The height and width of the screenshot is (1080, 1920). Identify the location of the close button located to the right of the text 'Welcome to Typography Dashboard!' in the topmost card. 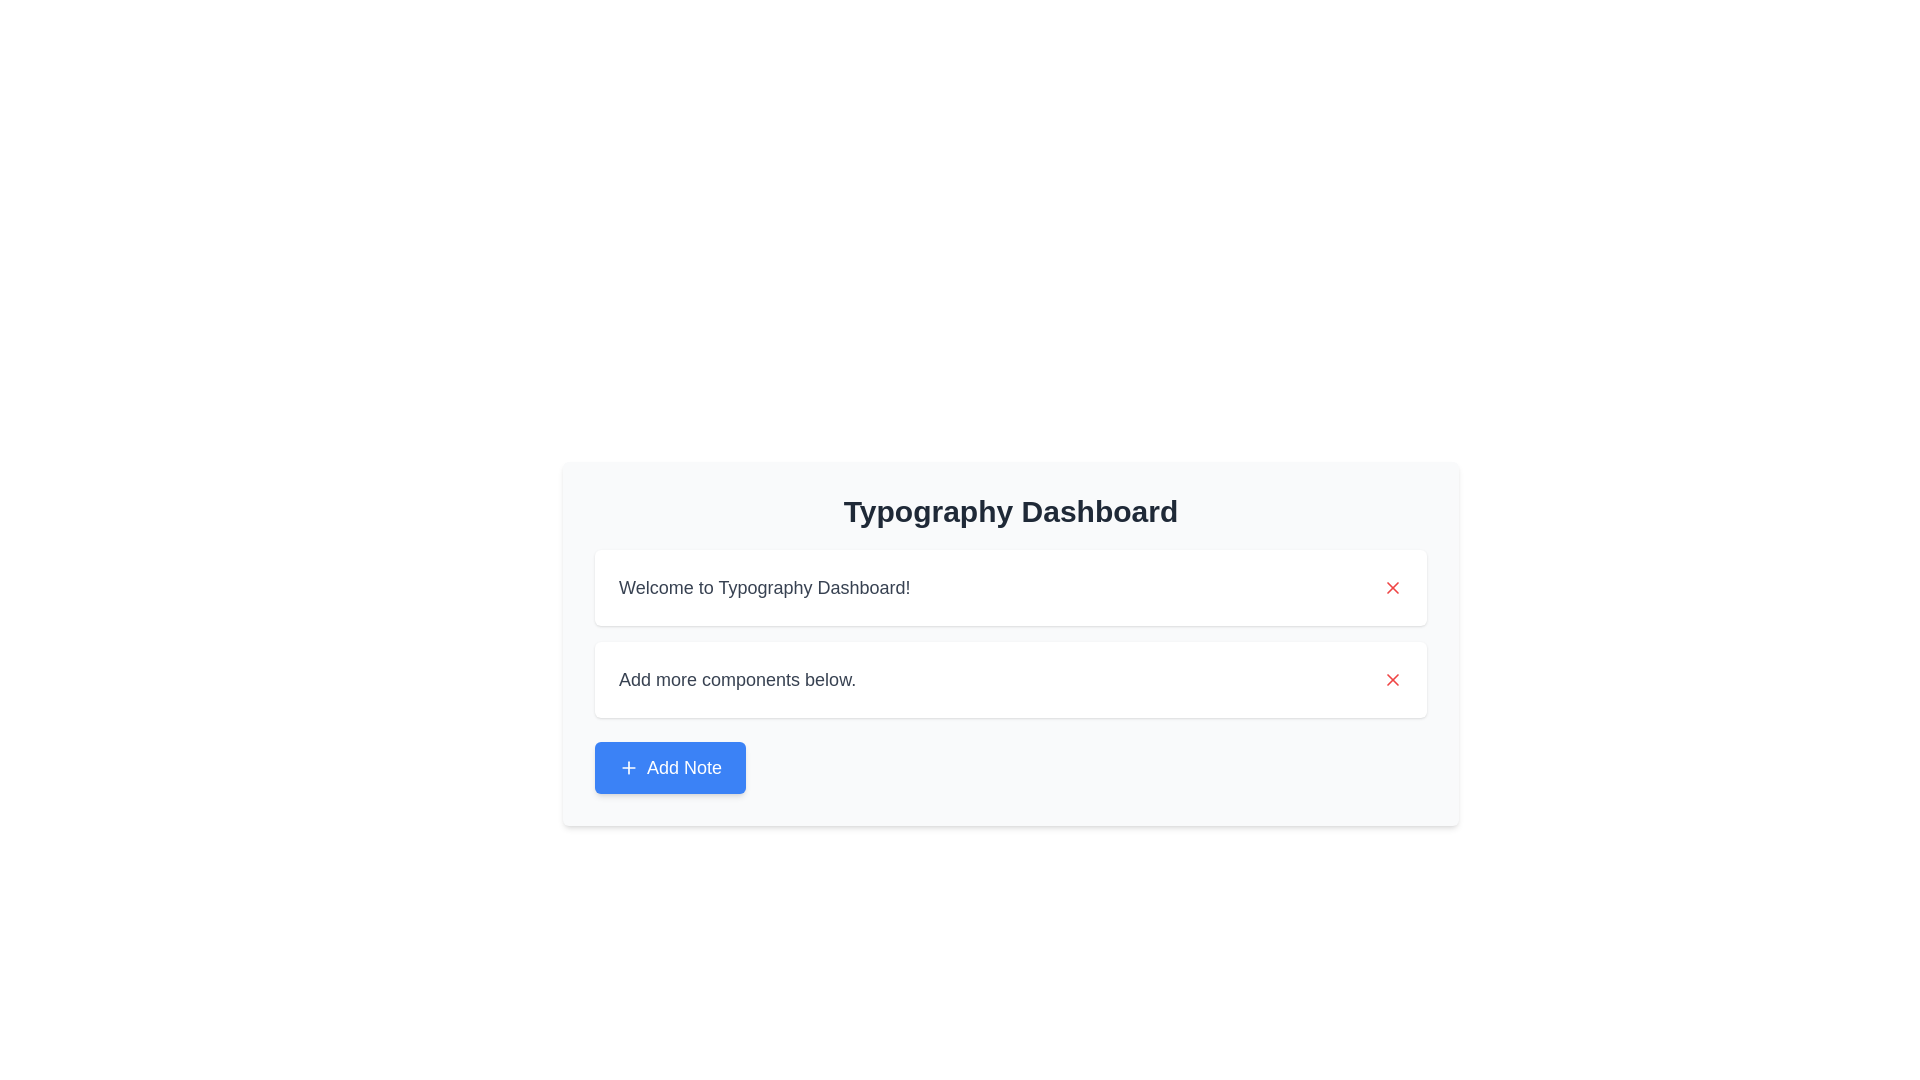
(1391, 586).